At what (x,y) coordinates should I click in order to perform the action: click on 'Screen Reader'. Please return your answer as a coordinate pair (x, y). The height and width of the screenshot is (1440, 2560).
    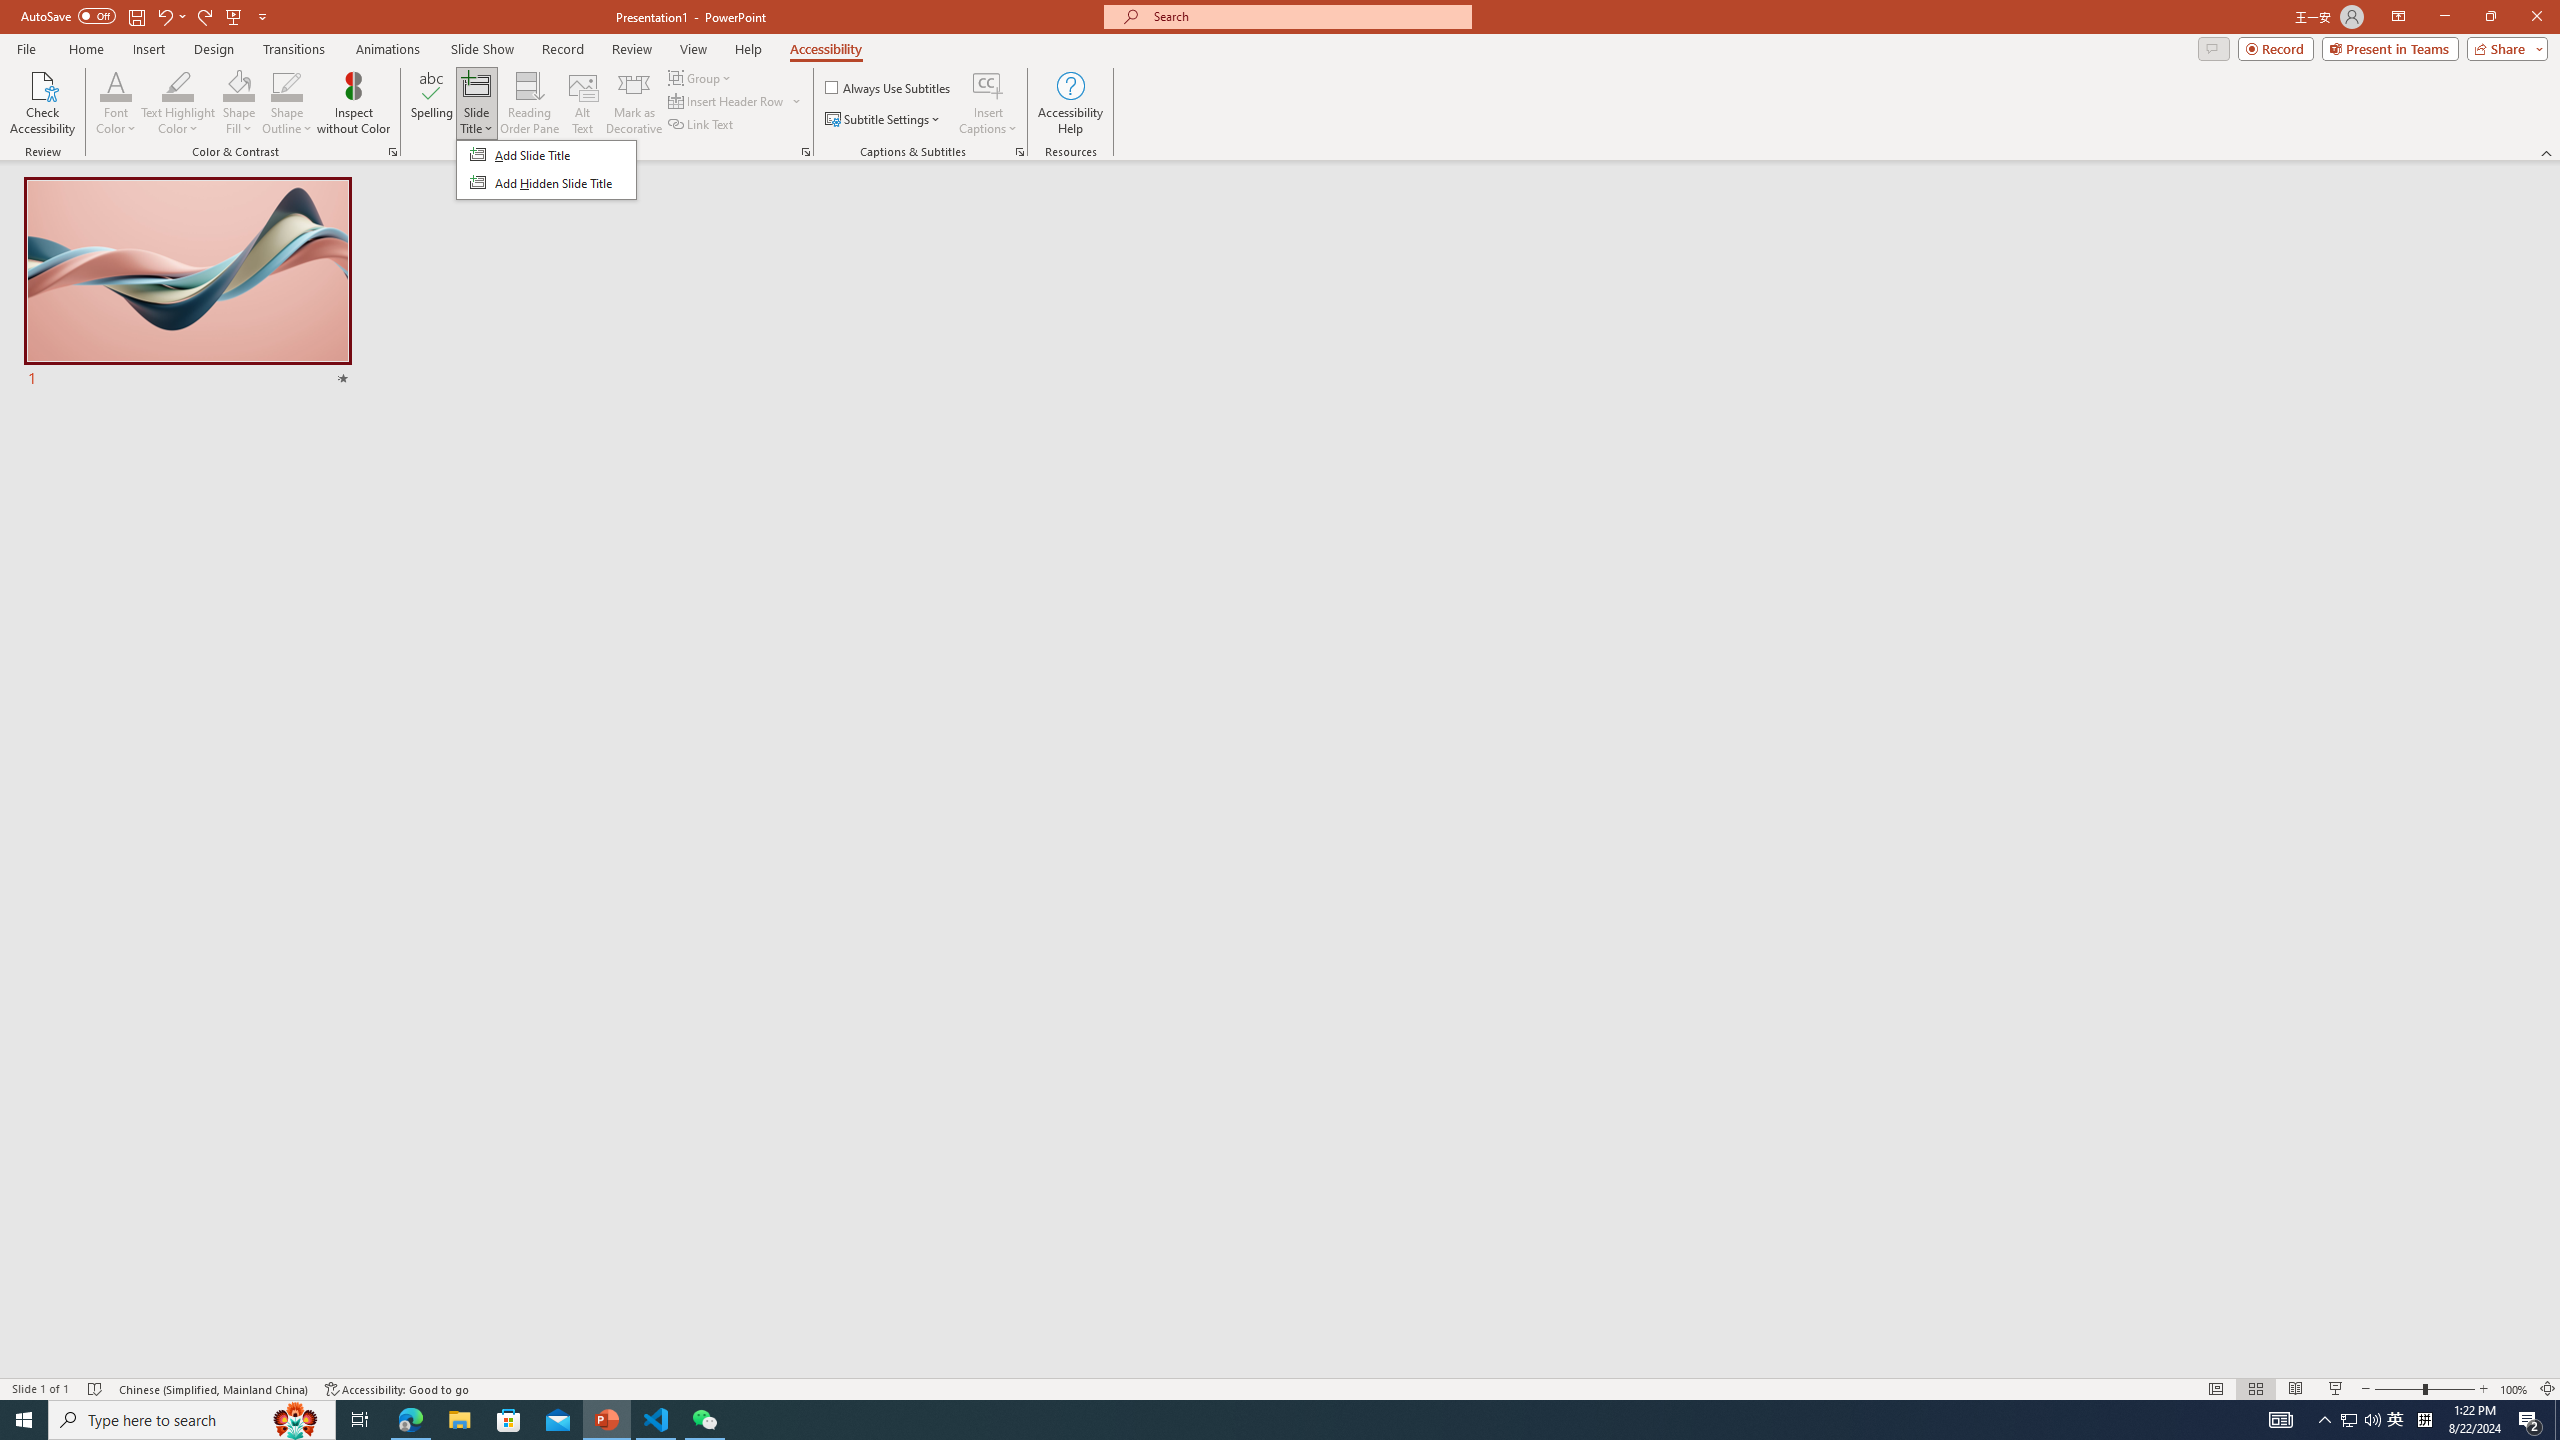
    Looking at the image, I should click on (806, 150).